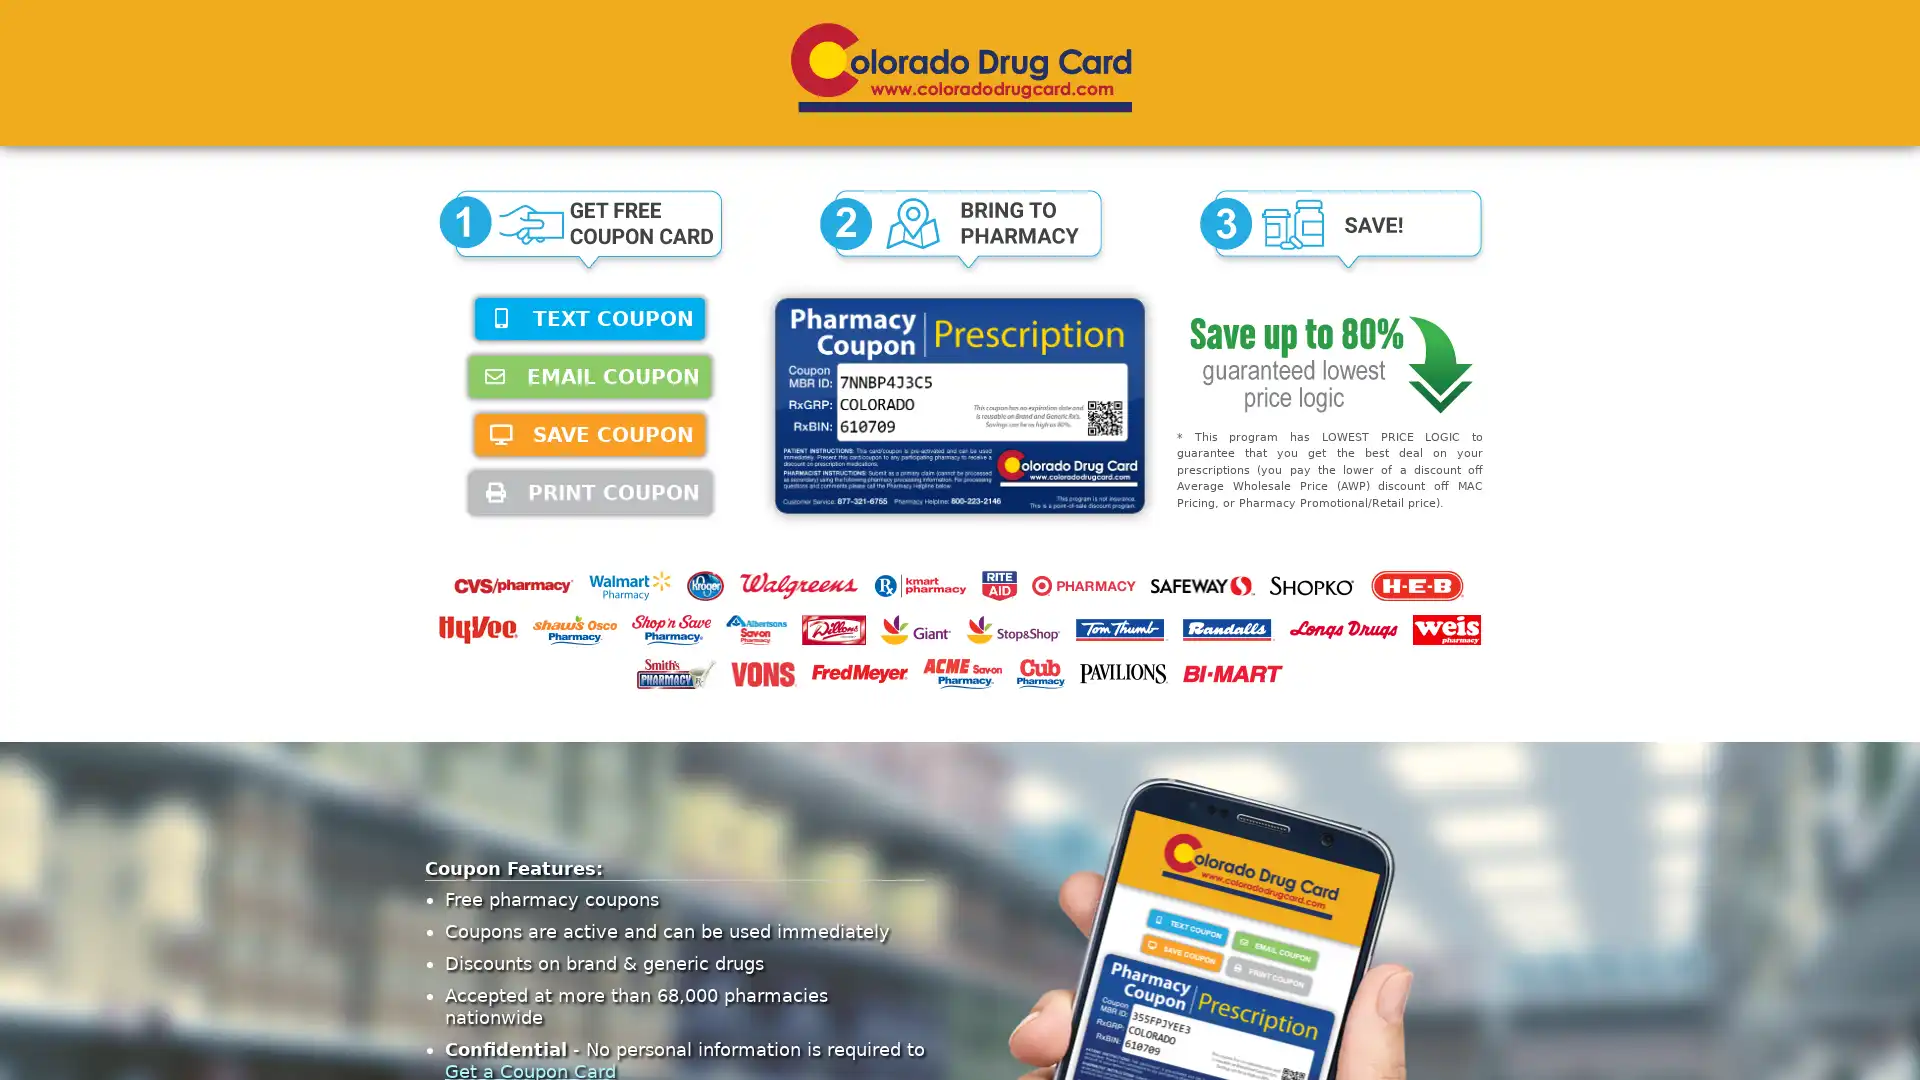  I want to click on TEXT COUPON, so click(589, 318).